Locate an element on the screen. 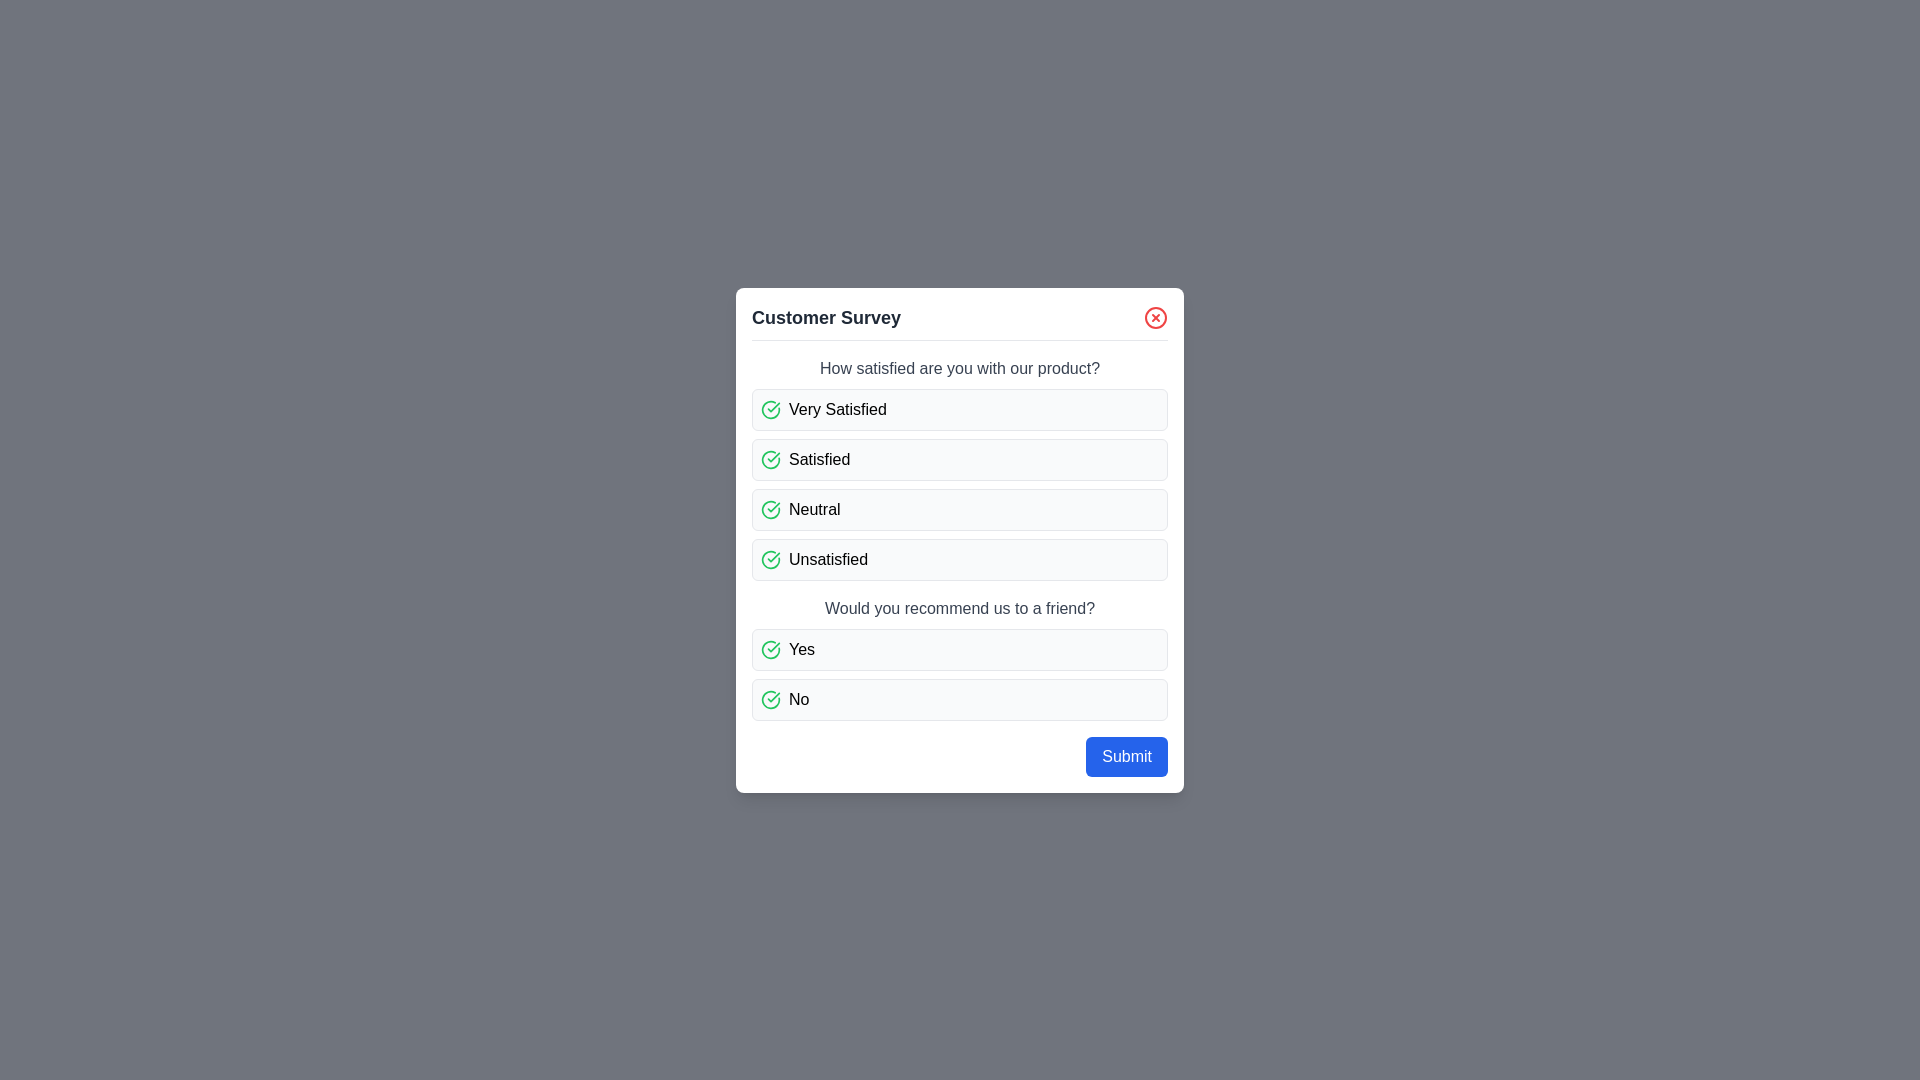 This screenshot has width=1920, height=1080. the 'Submit' button to submit the survey is located at coordinates (1127, 756).